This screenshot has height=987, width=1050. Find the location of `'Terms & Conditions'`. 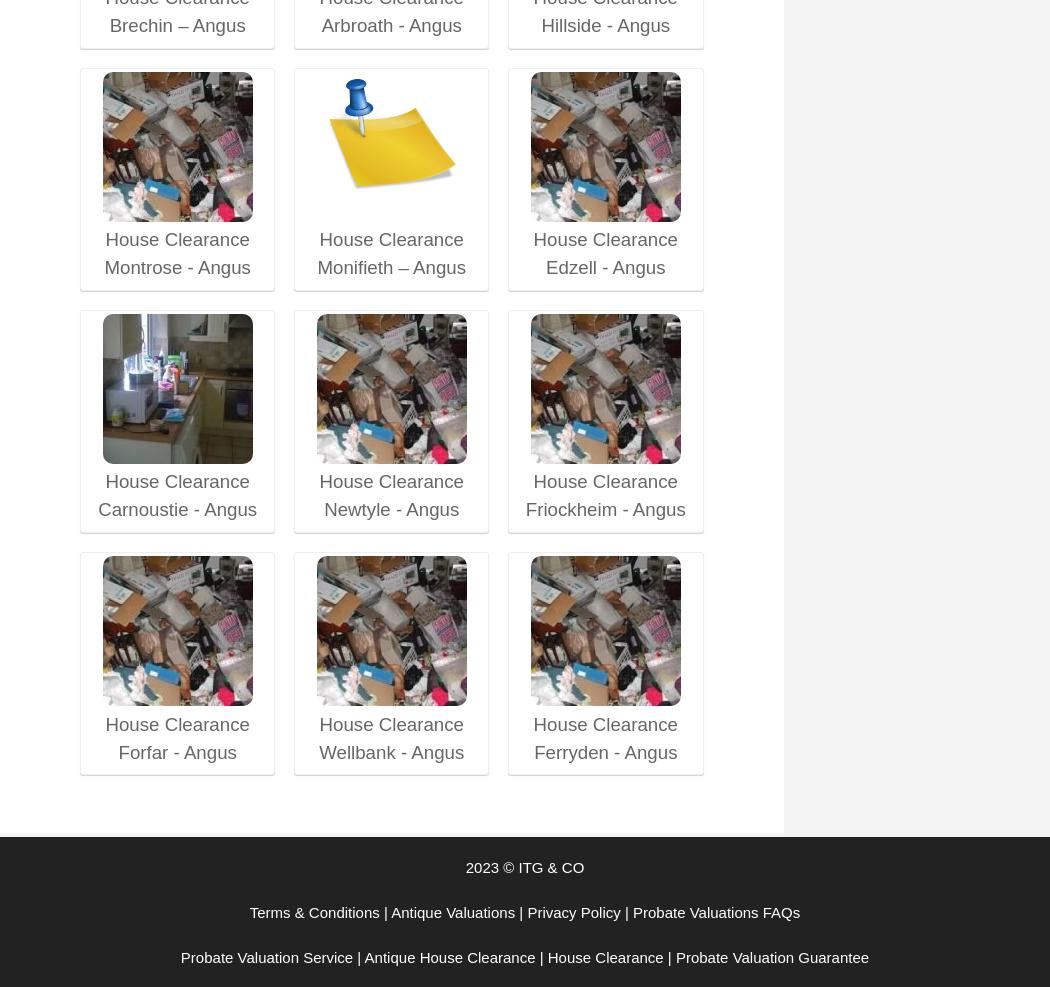

'Terms & Conditions' is located at coordinates (313, 910).